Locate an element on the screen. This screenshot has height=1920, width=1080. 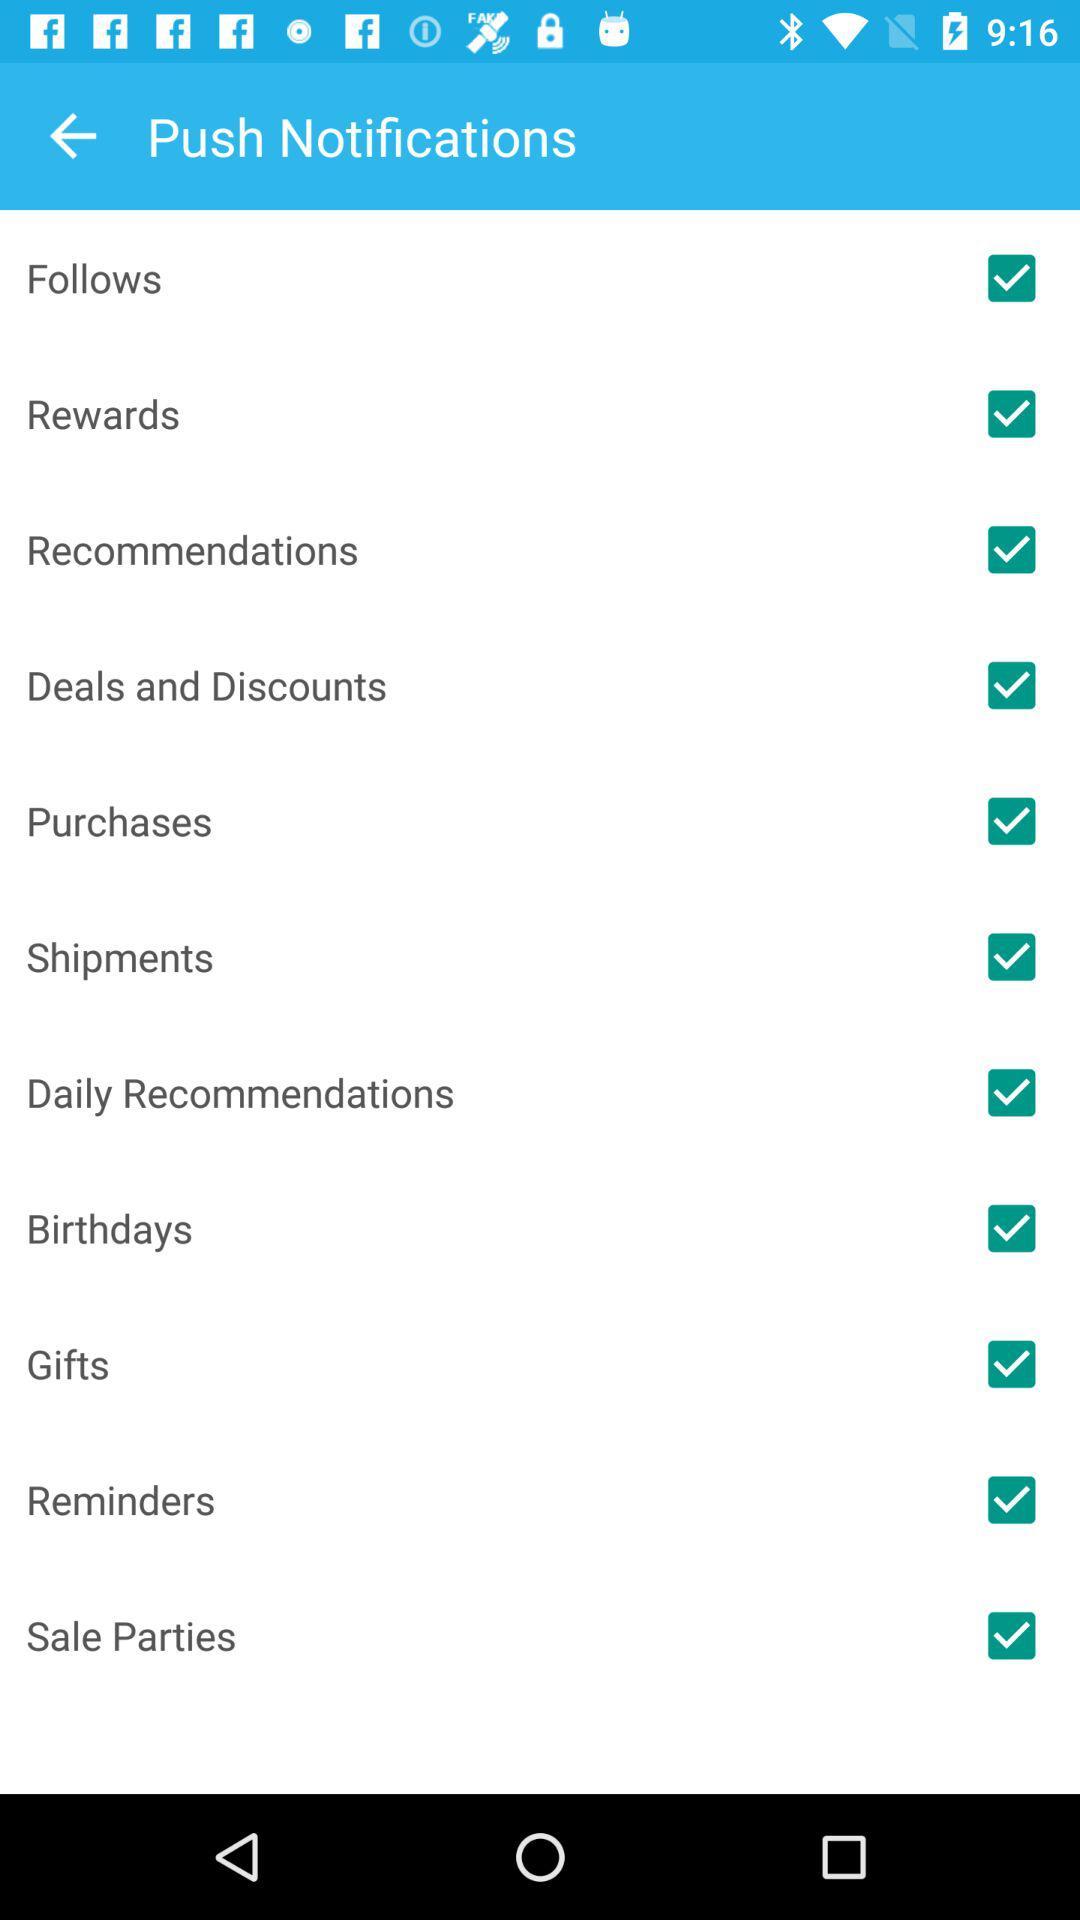
the deals and discounts item is located at coordinates (484, 685).